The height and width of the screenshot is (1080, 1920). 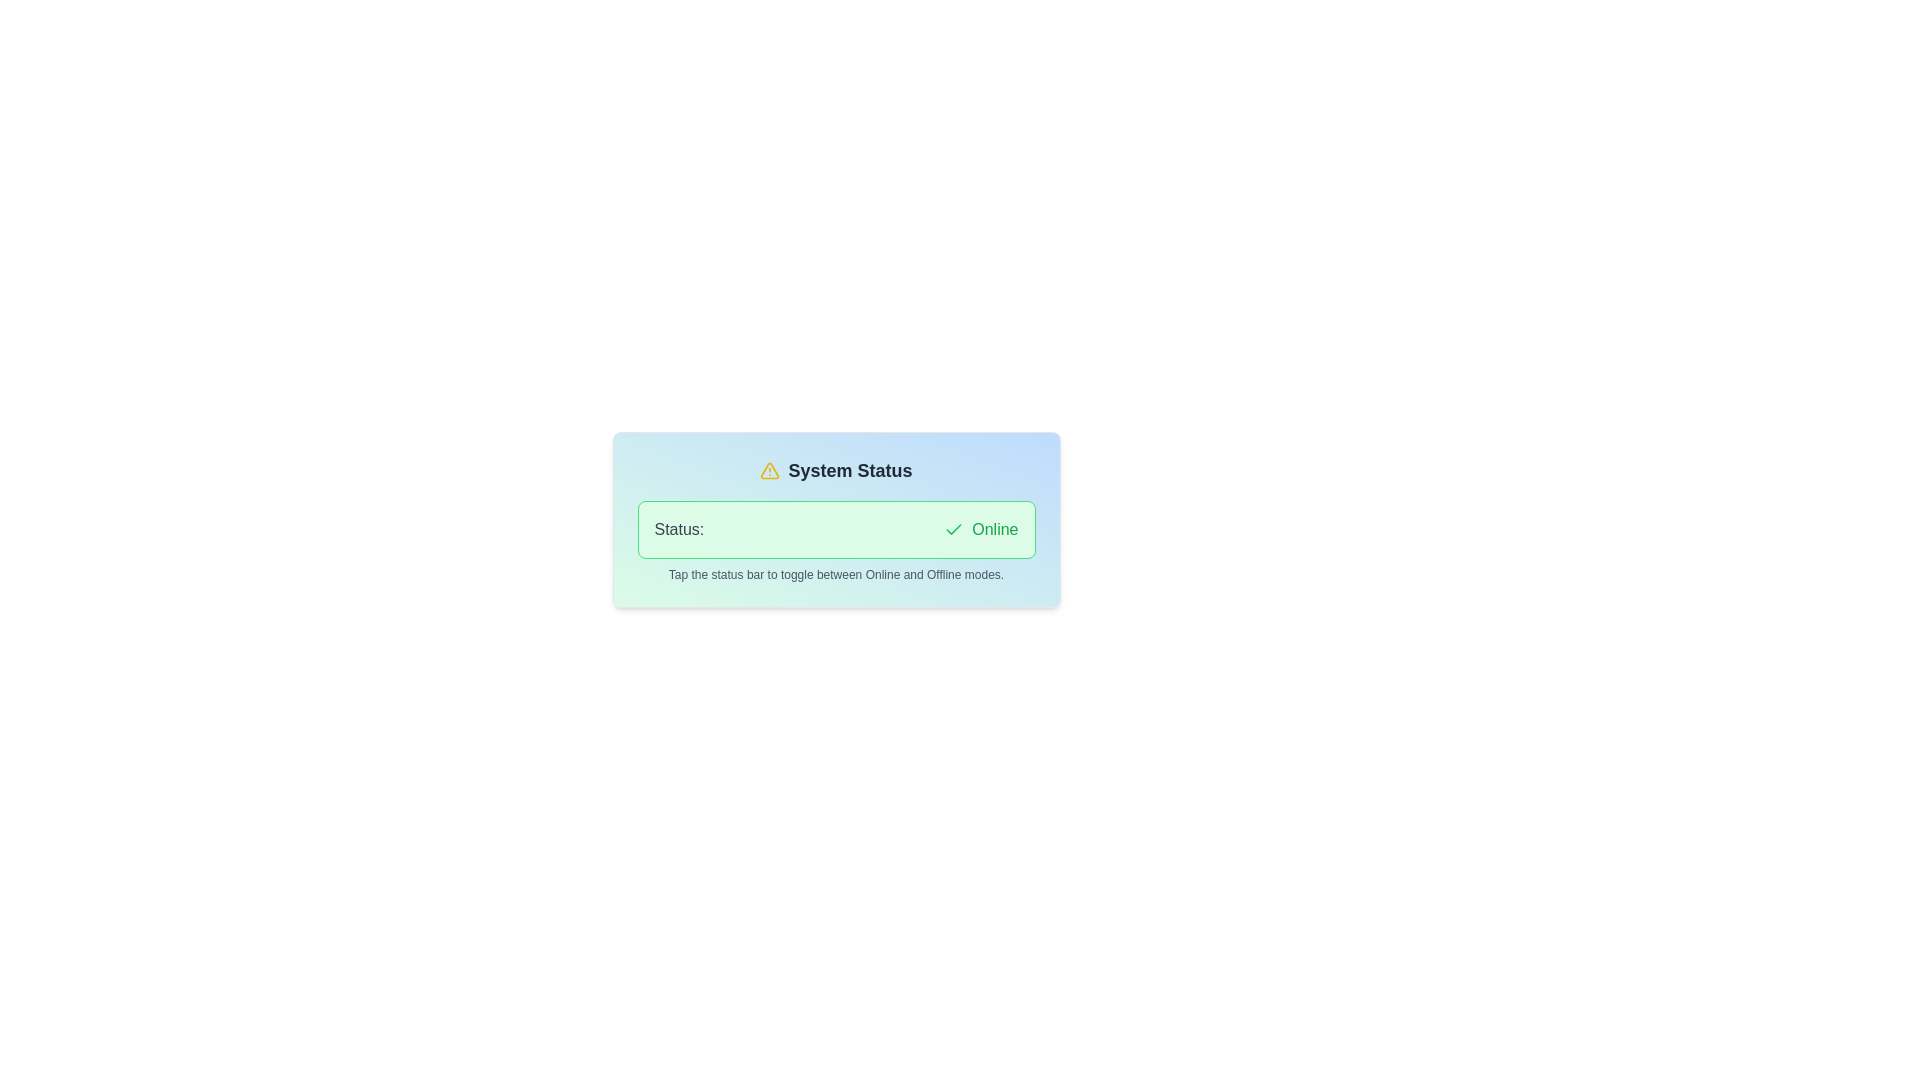 What do you see at coordinates (850, 470) in the screenshot?
I see `the 'System Status' text label, which is styled in bold with a grayish-black color and positioned to the right of a yellow warning icon, to possibly activate related details or actions` at bounding box center [850, 470].